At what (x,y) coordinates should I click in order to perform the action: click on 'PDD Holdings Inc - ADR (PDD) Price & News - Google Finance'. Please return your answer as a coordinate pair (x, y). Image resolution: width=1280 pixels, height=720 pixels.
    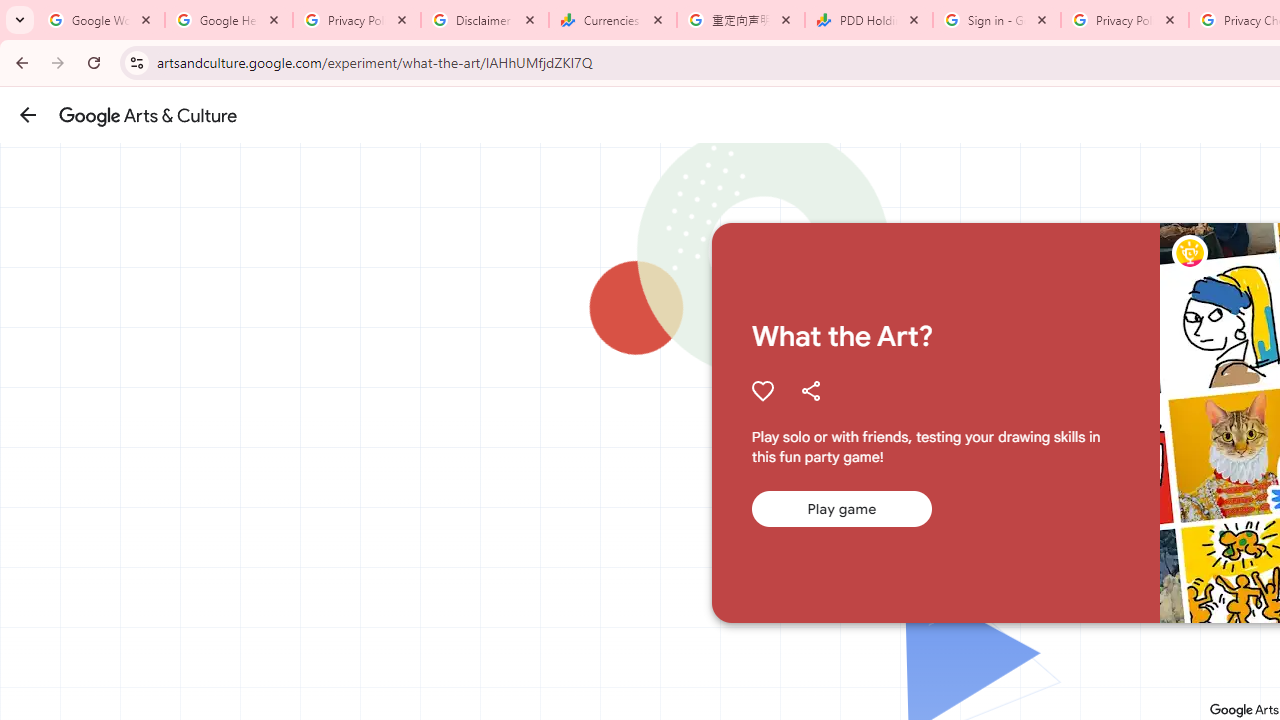
    Looking at the image, I should click on (869, 20).